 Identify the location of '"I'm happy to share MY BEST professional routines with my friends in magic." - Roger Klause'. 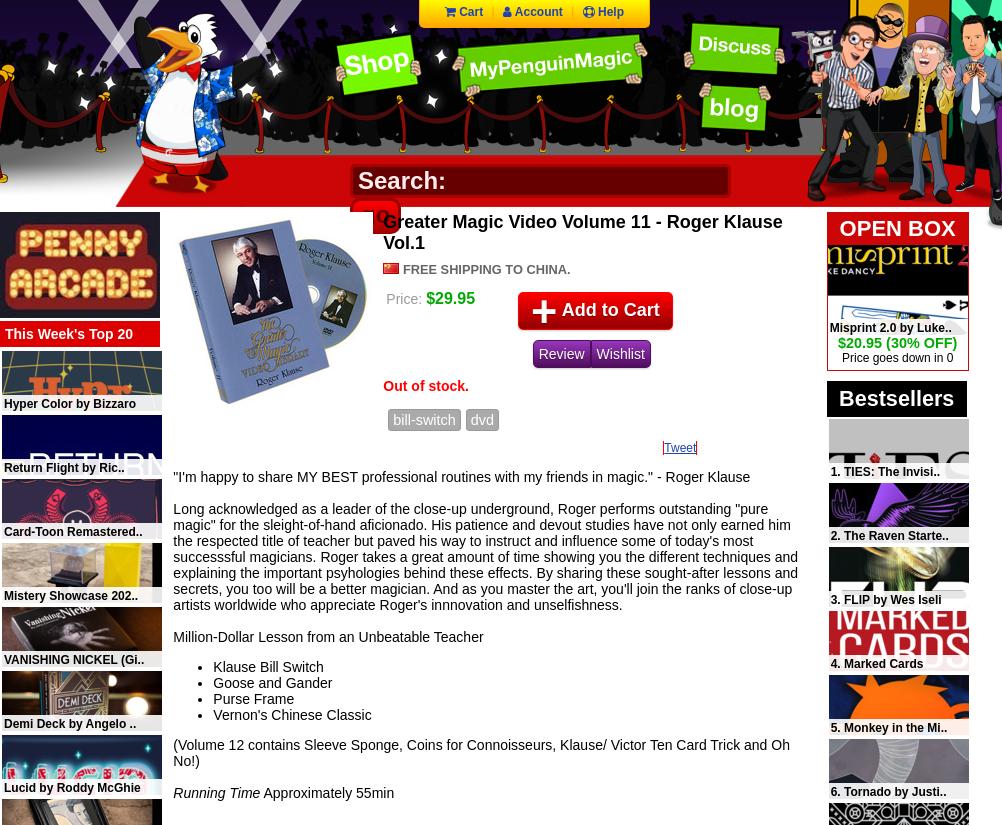
(460, 475).